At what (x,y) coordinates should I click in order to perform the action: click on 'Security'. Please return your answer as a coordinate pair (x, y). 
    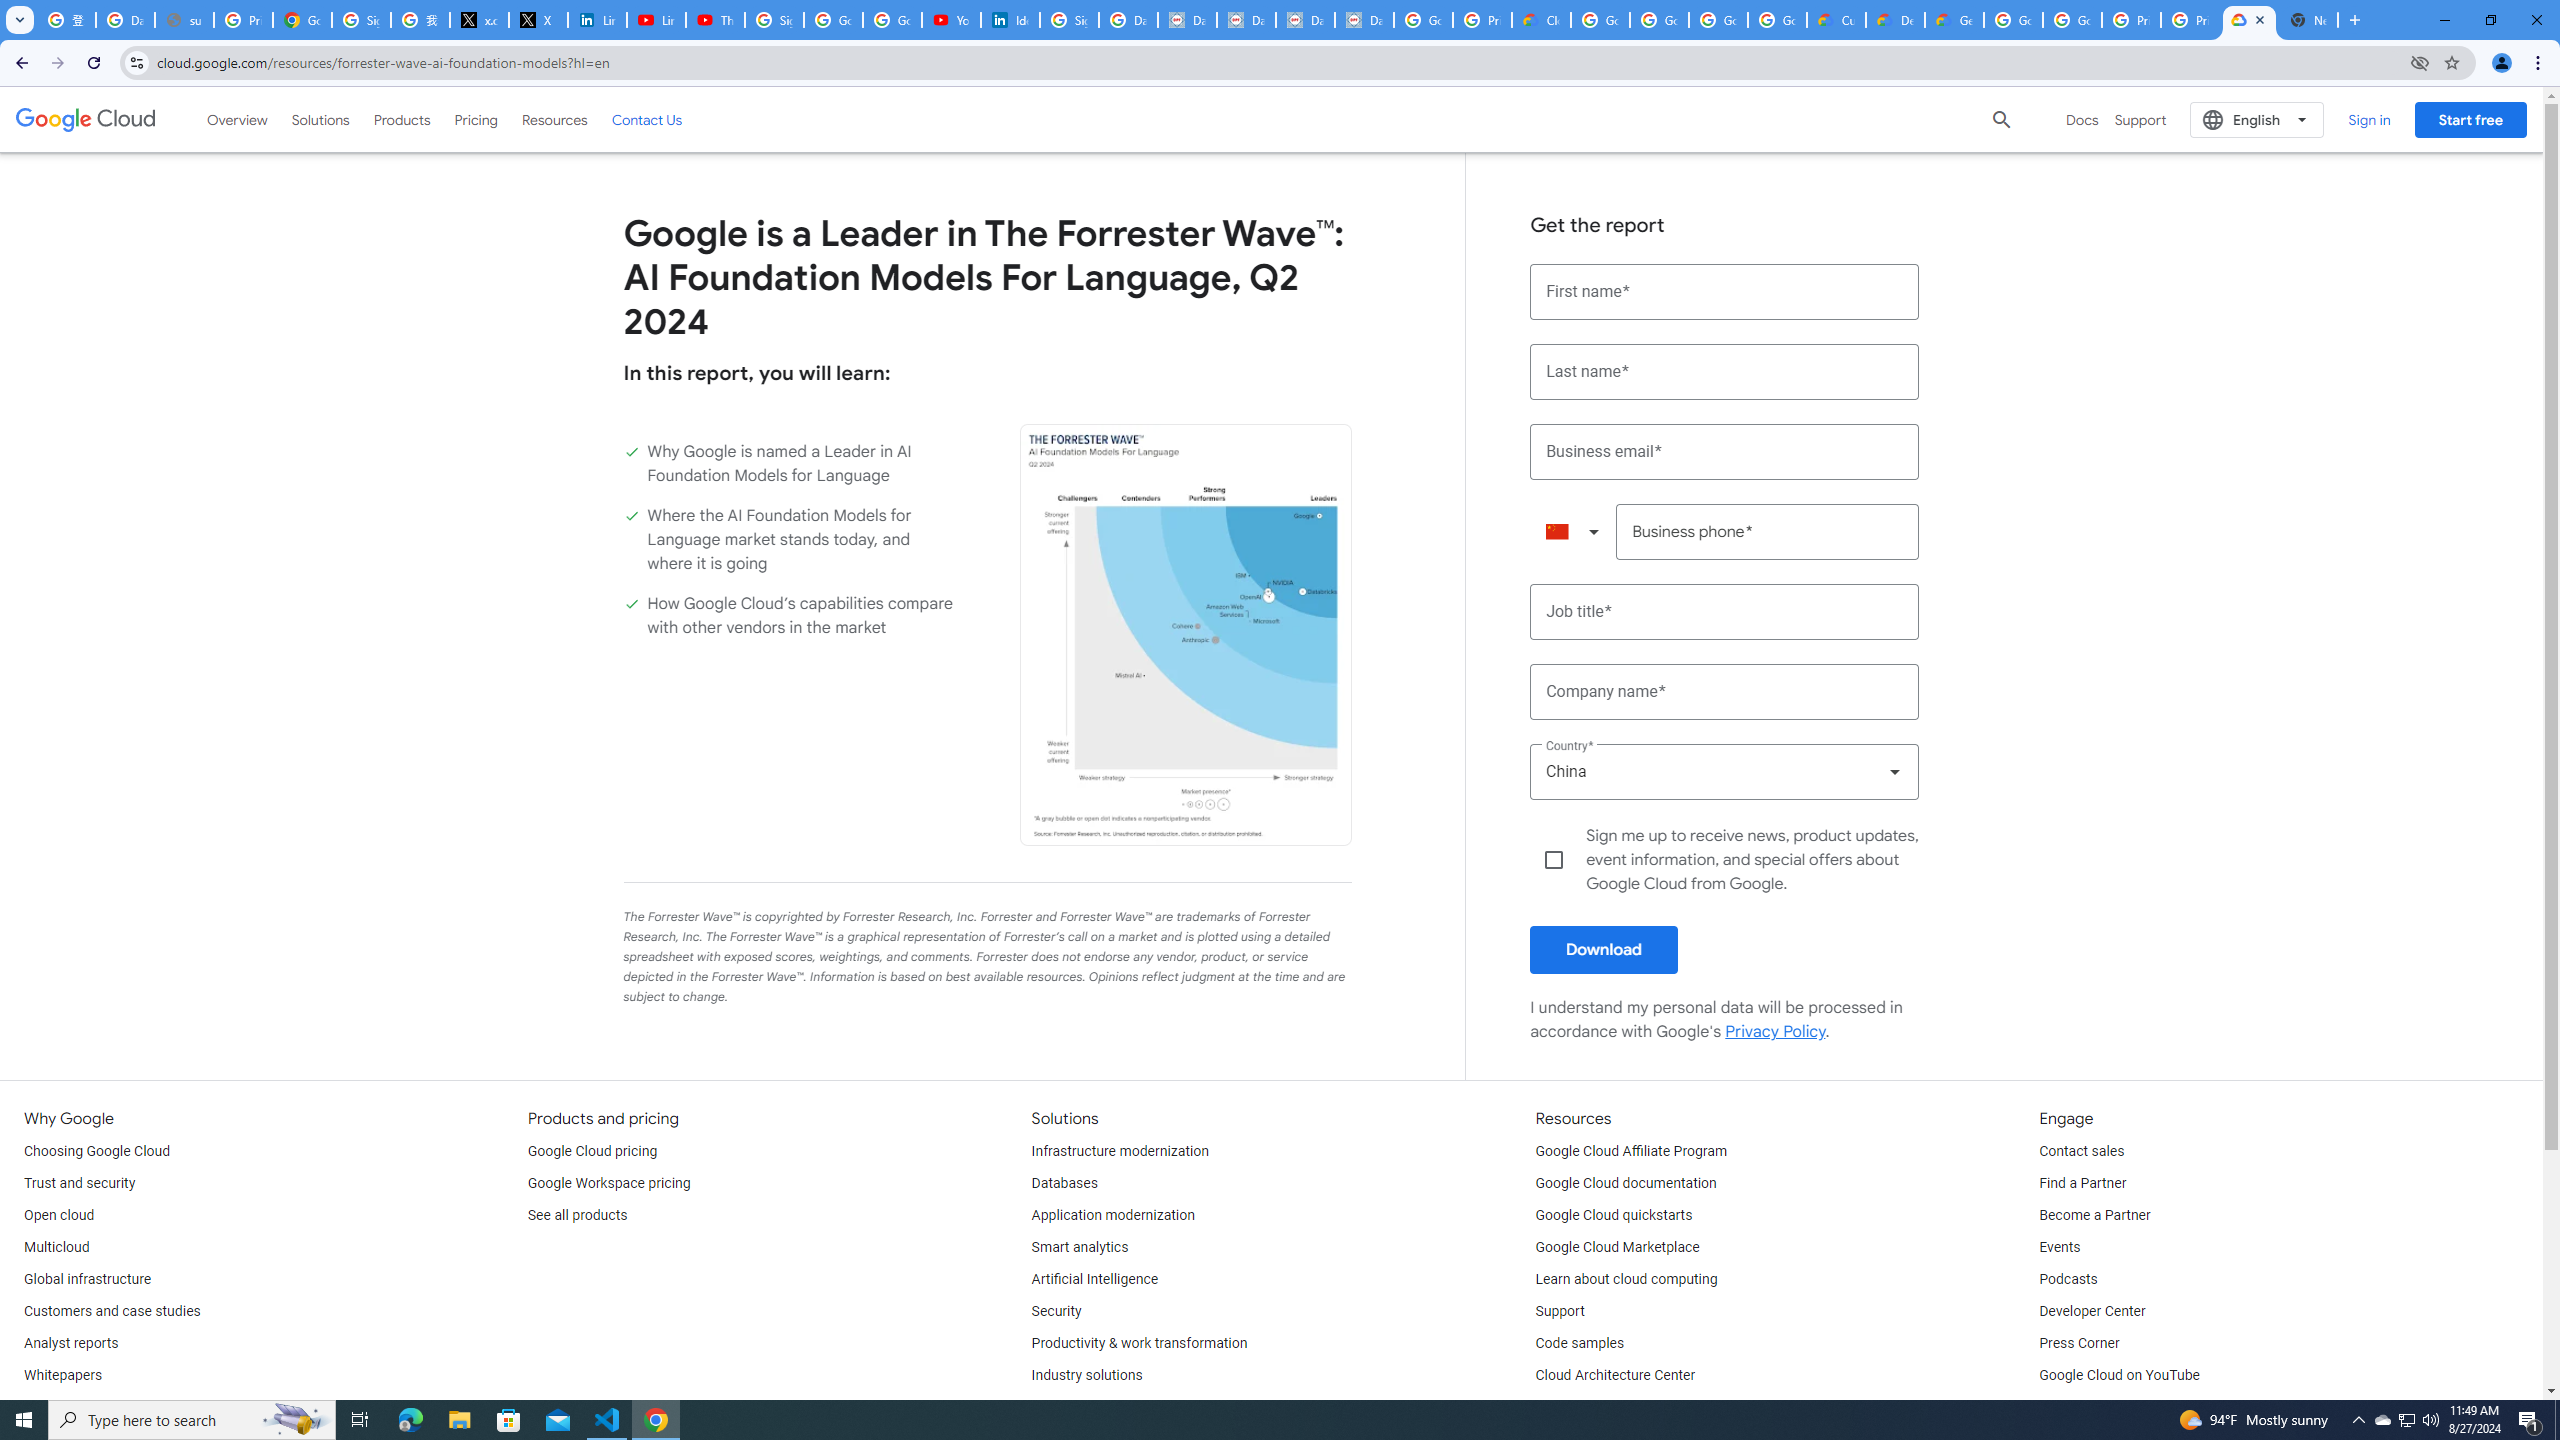
    Looking at the image, I should click on (1056, 1310).